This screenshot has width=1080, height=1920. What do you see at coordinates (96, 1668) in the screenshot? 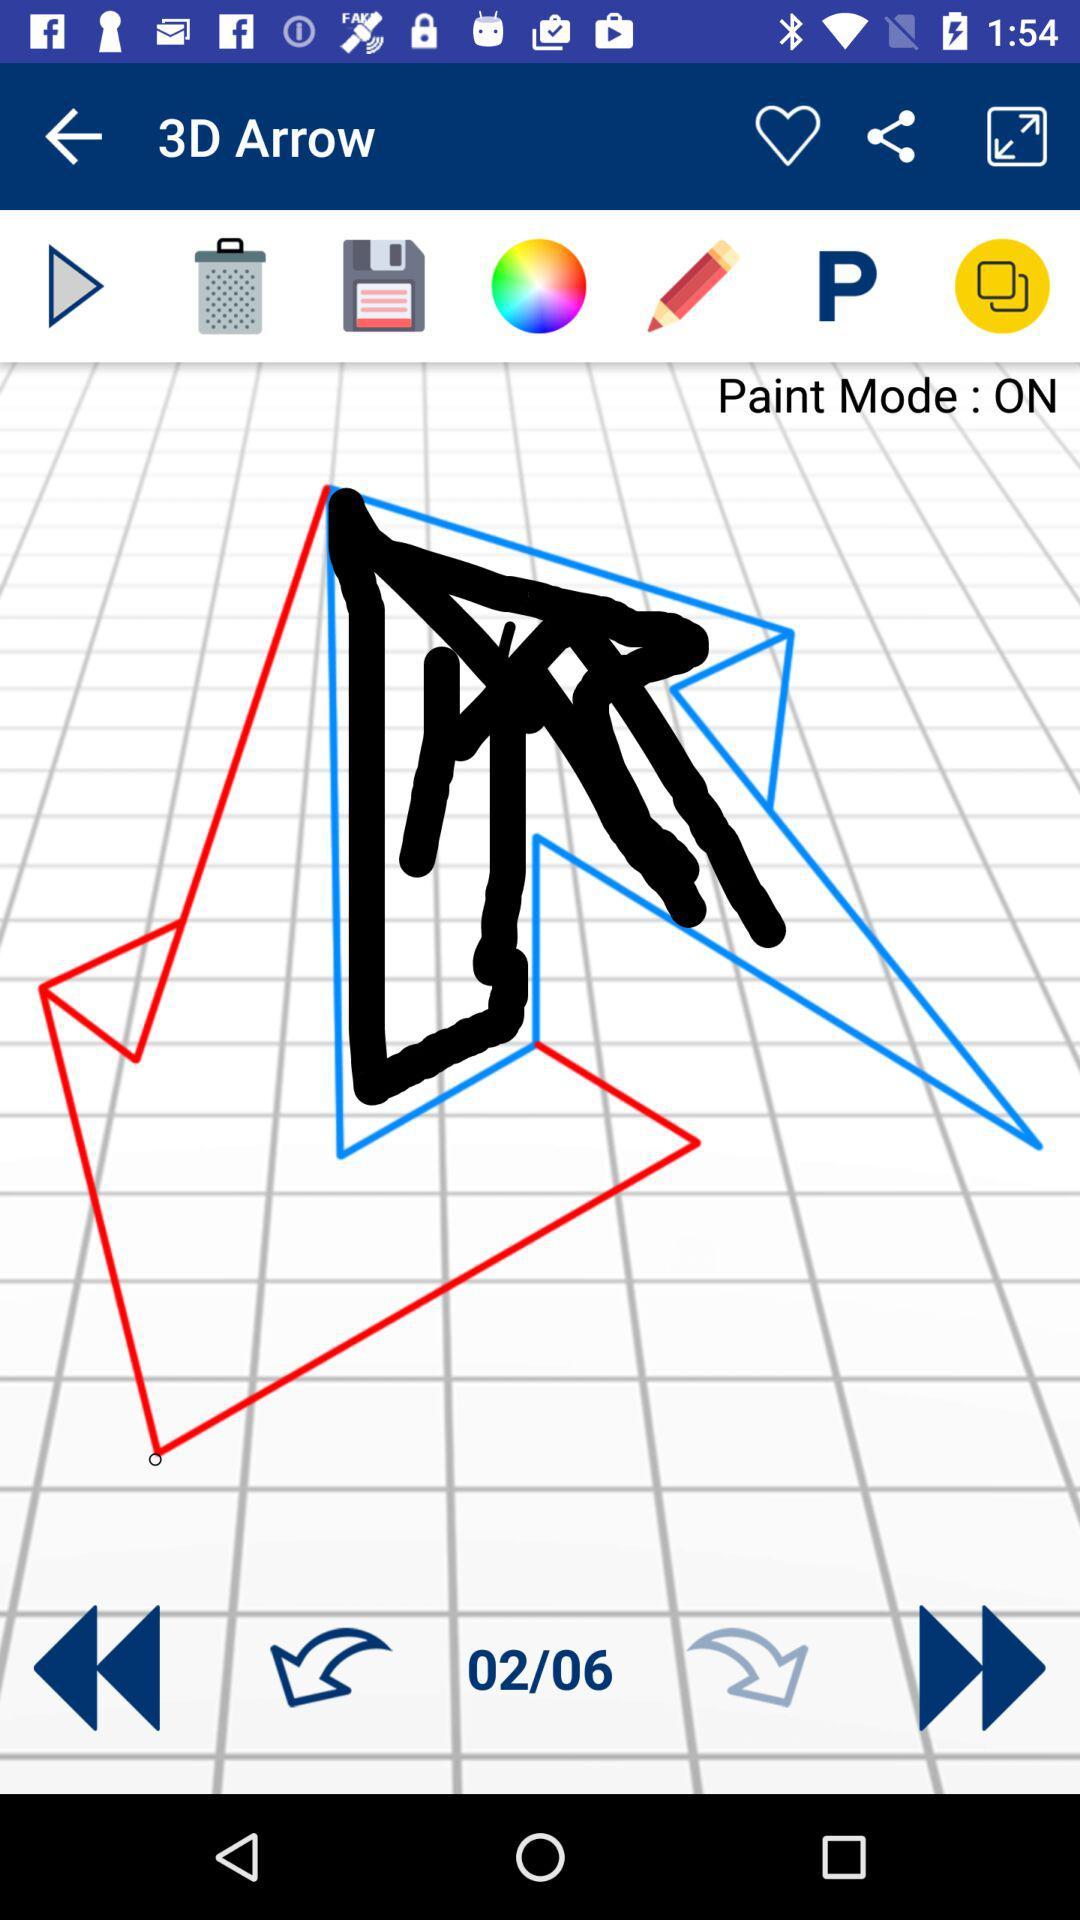
I see `go back` at bounding box center [96, 1668].